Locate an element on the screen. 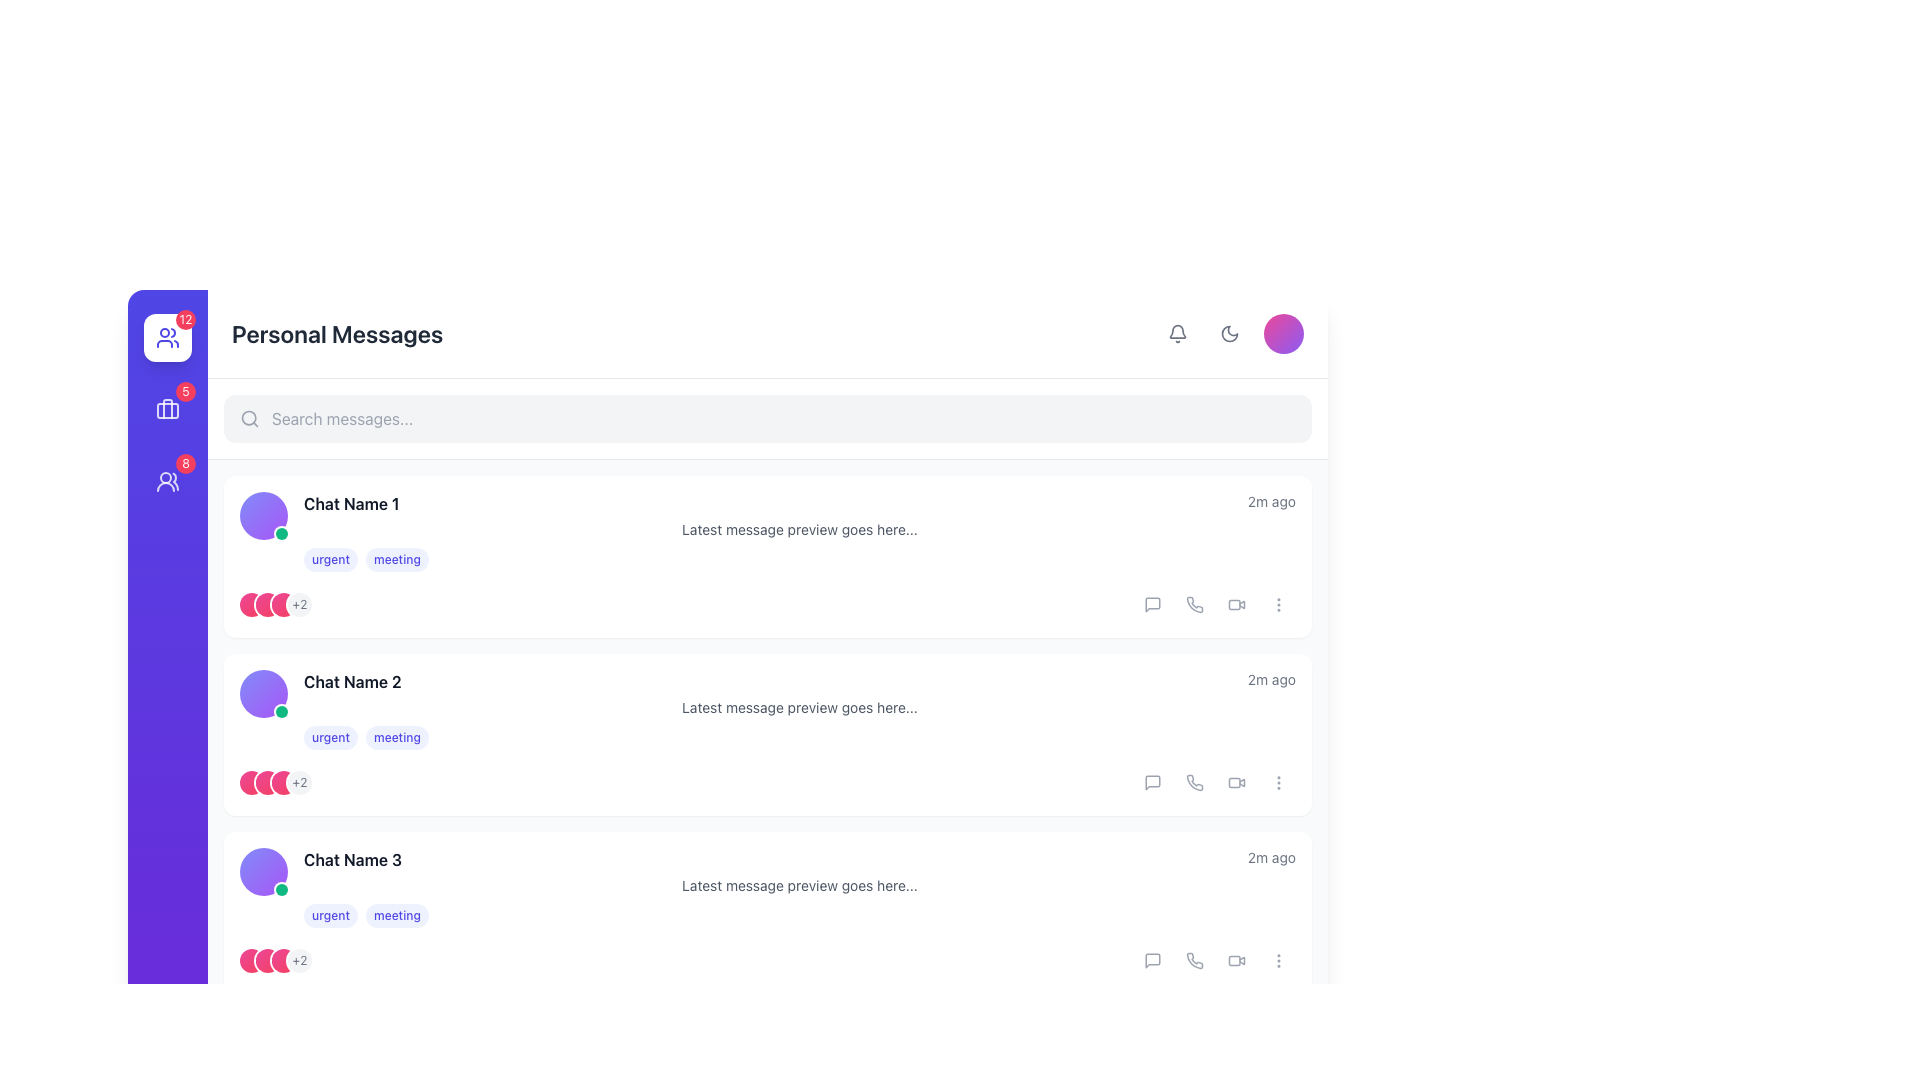  the second chat item in the vertically listed chat feed is located at coordinates (767, 708).